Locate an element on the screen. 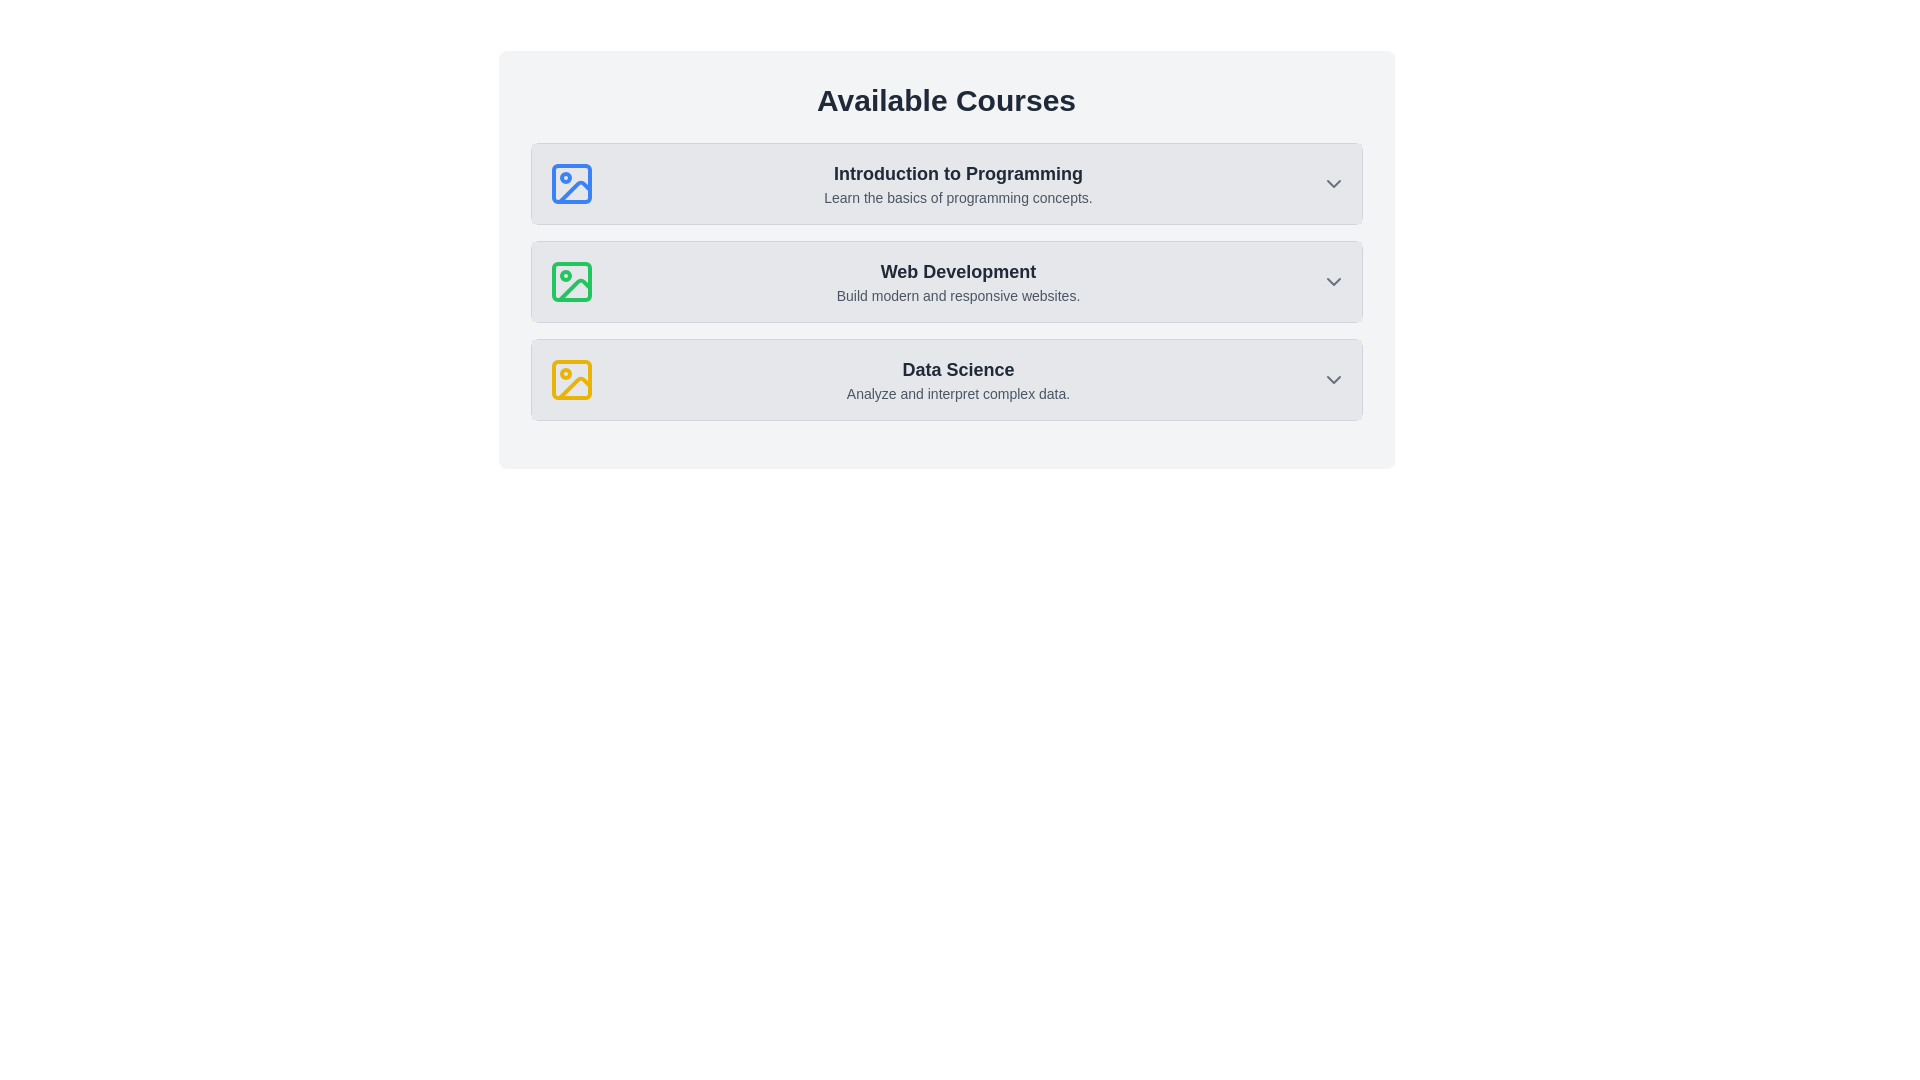 This screenshot has height=1080, width=1920. the graphical element within the bottom-most yellow-themed icon, which is positioned to the left of the 'Data Science' course title is located at coordinates (570, 380).